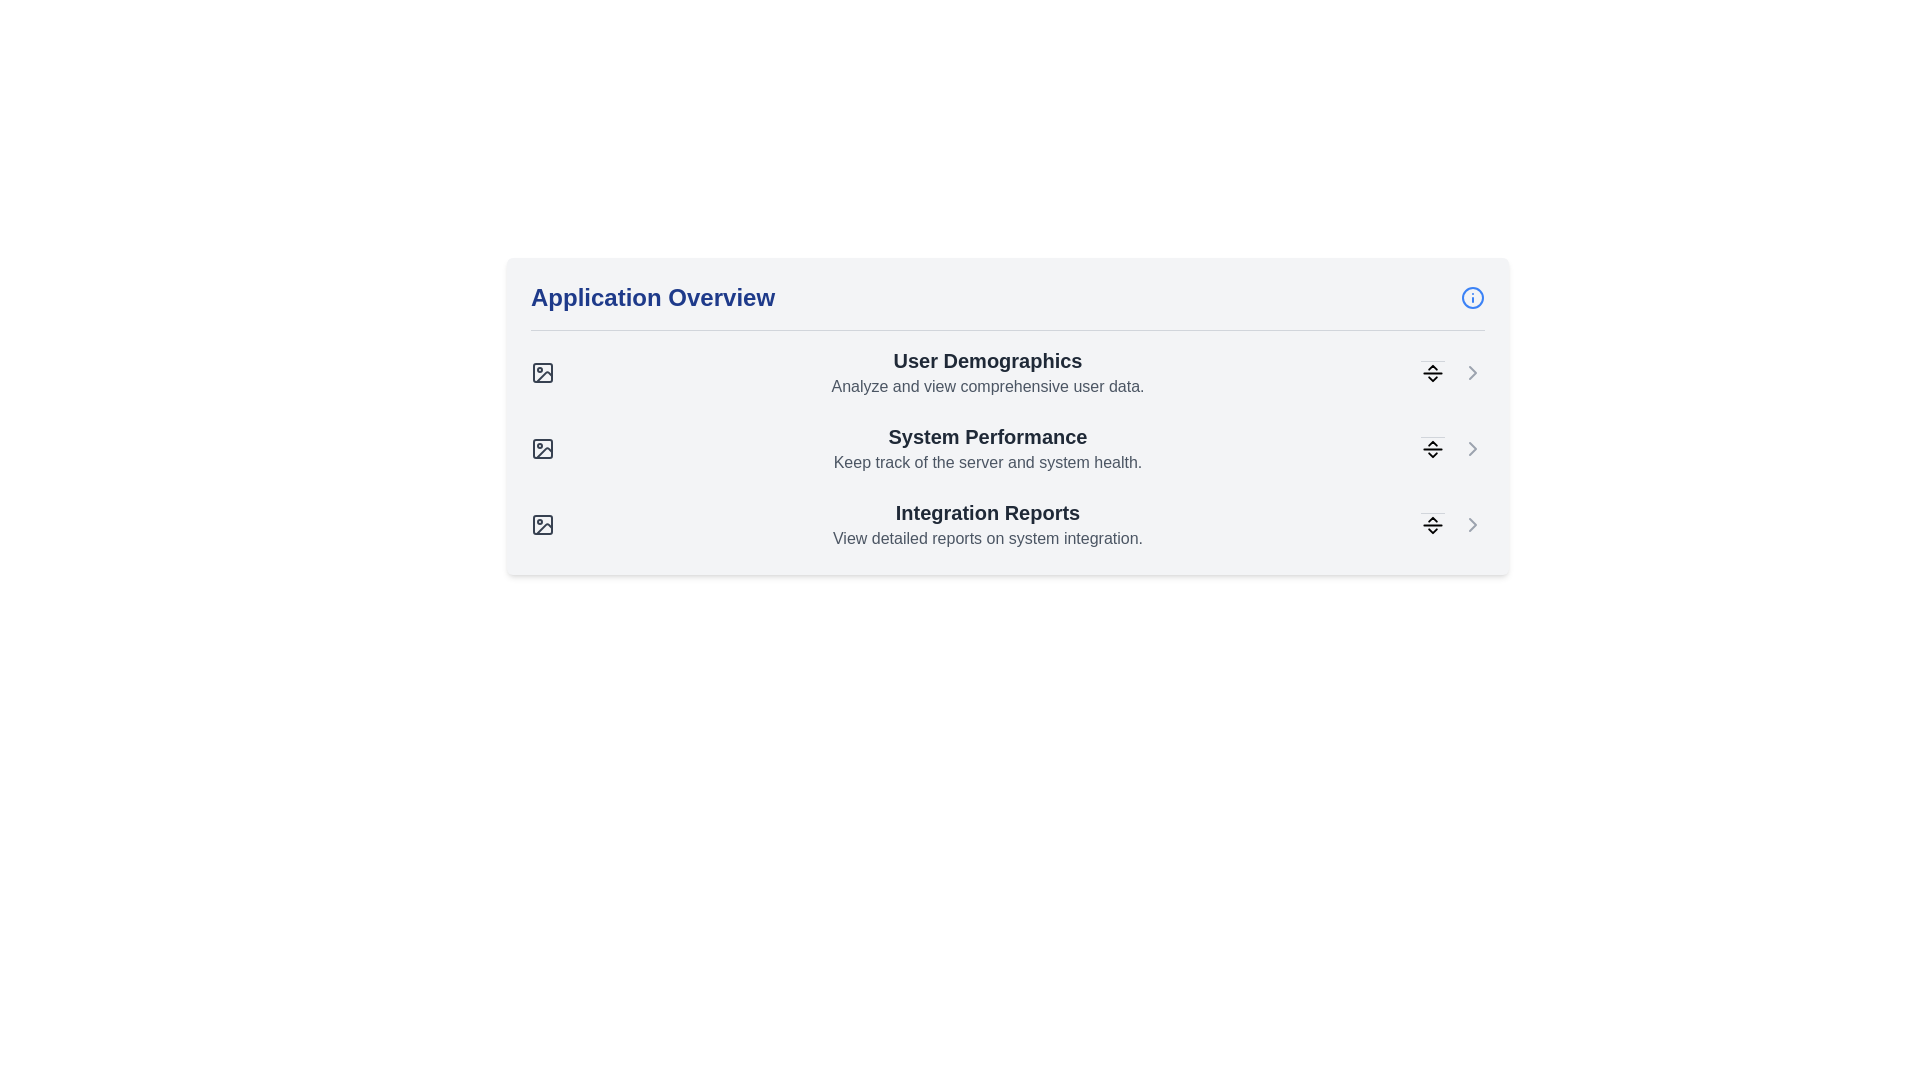  What do you see at coordinates (988, 538) in the screenshot?
I see `the Text Label providing additional information about the 'Integration Reports' section, located below the 'Integration Reports' title in the third entry of the list under 'Application Overview'` at bounding box center [988, 538].